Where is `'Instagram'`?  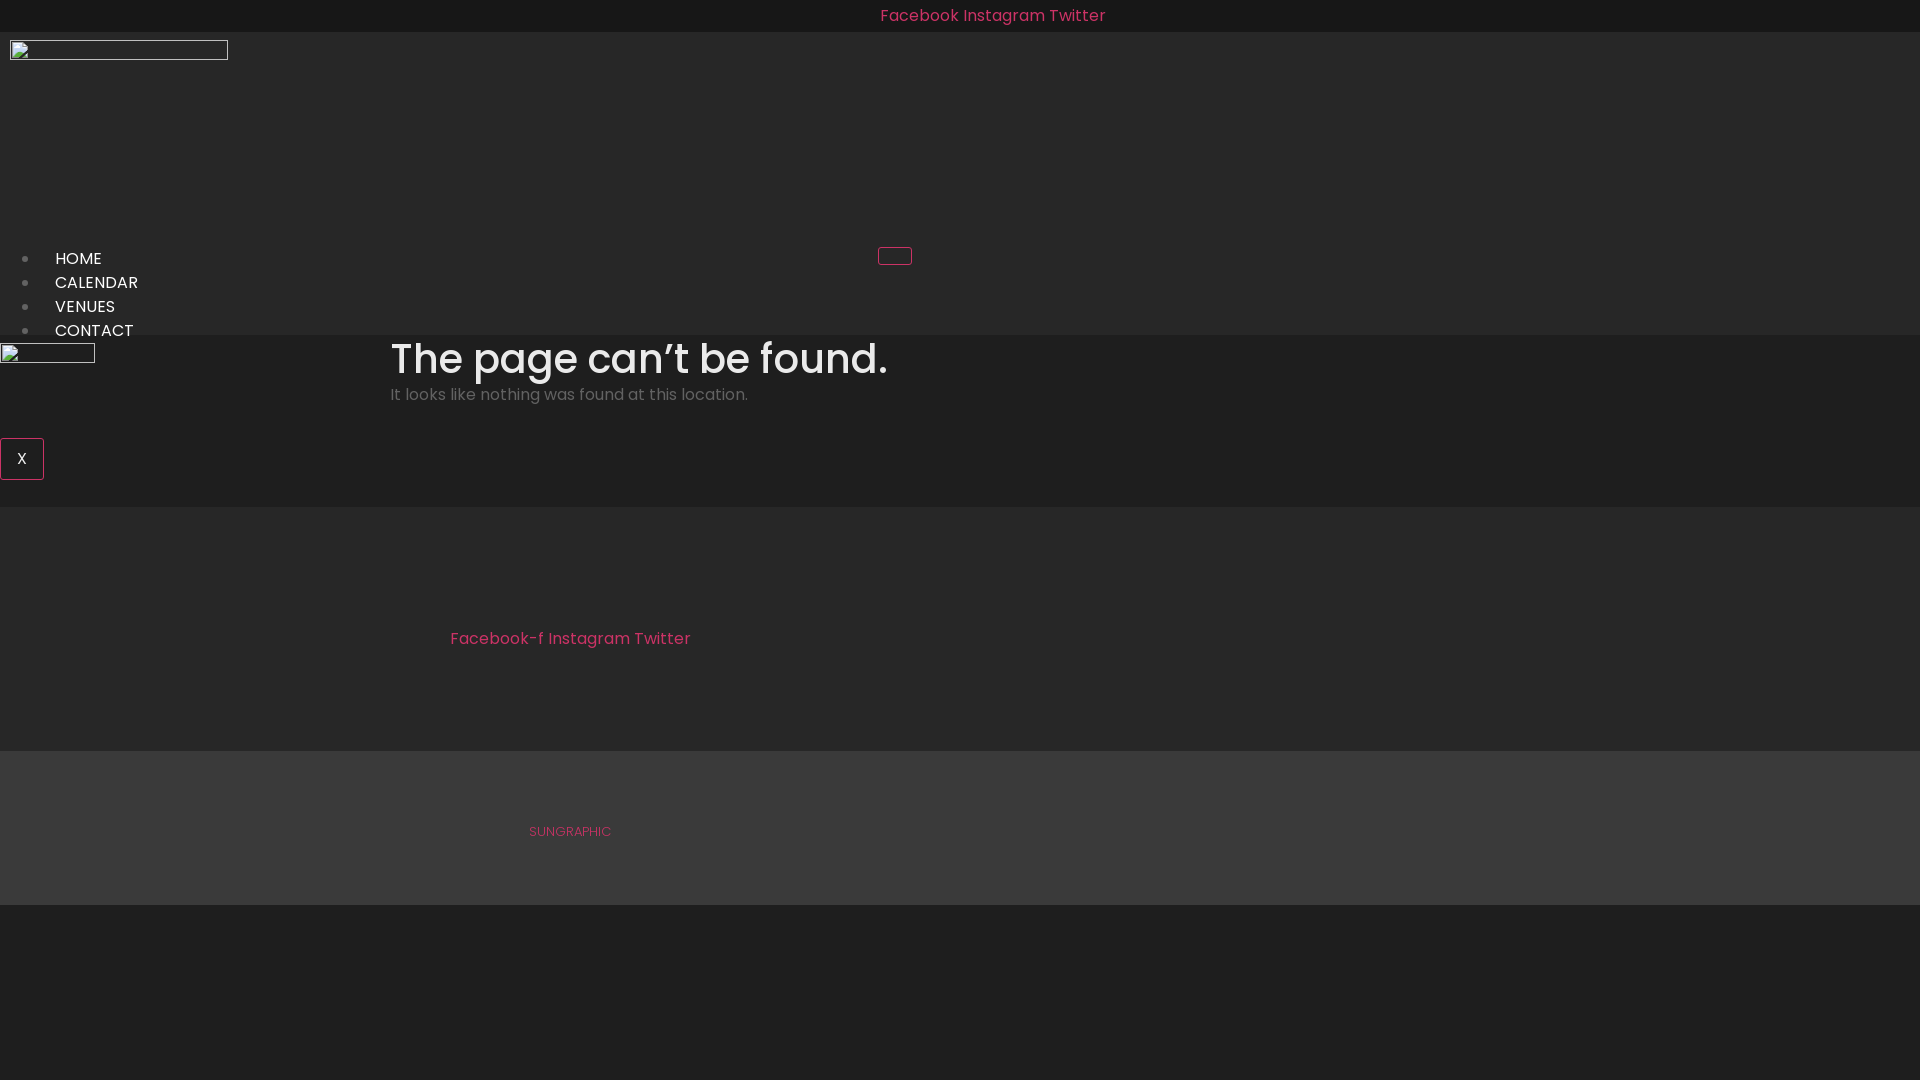 'Instagram' is located at coordinates (547, 638).